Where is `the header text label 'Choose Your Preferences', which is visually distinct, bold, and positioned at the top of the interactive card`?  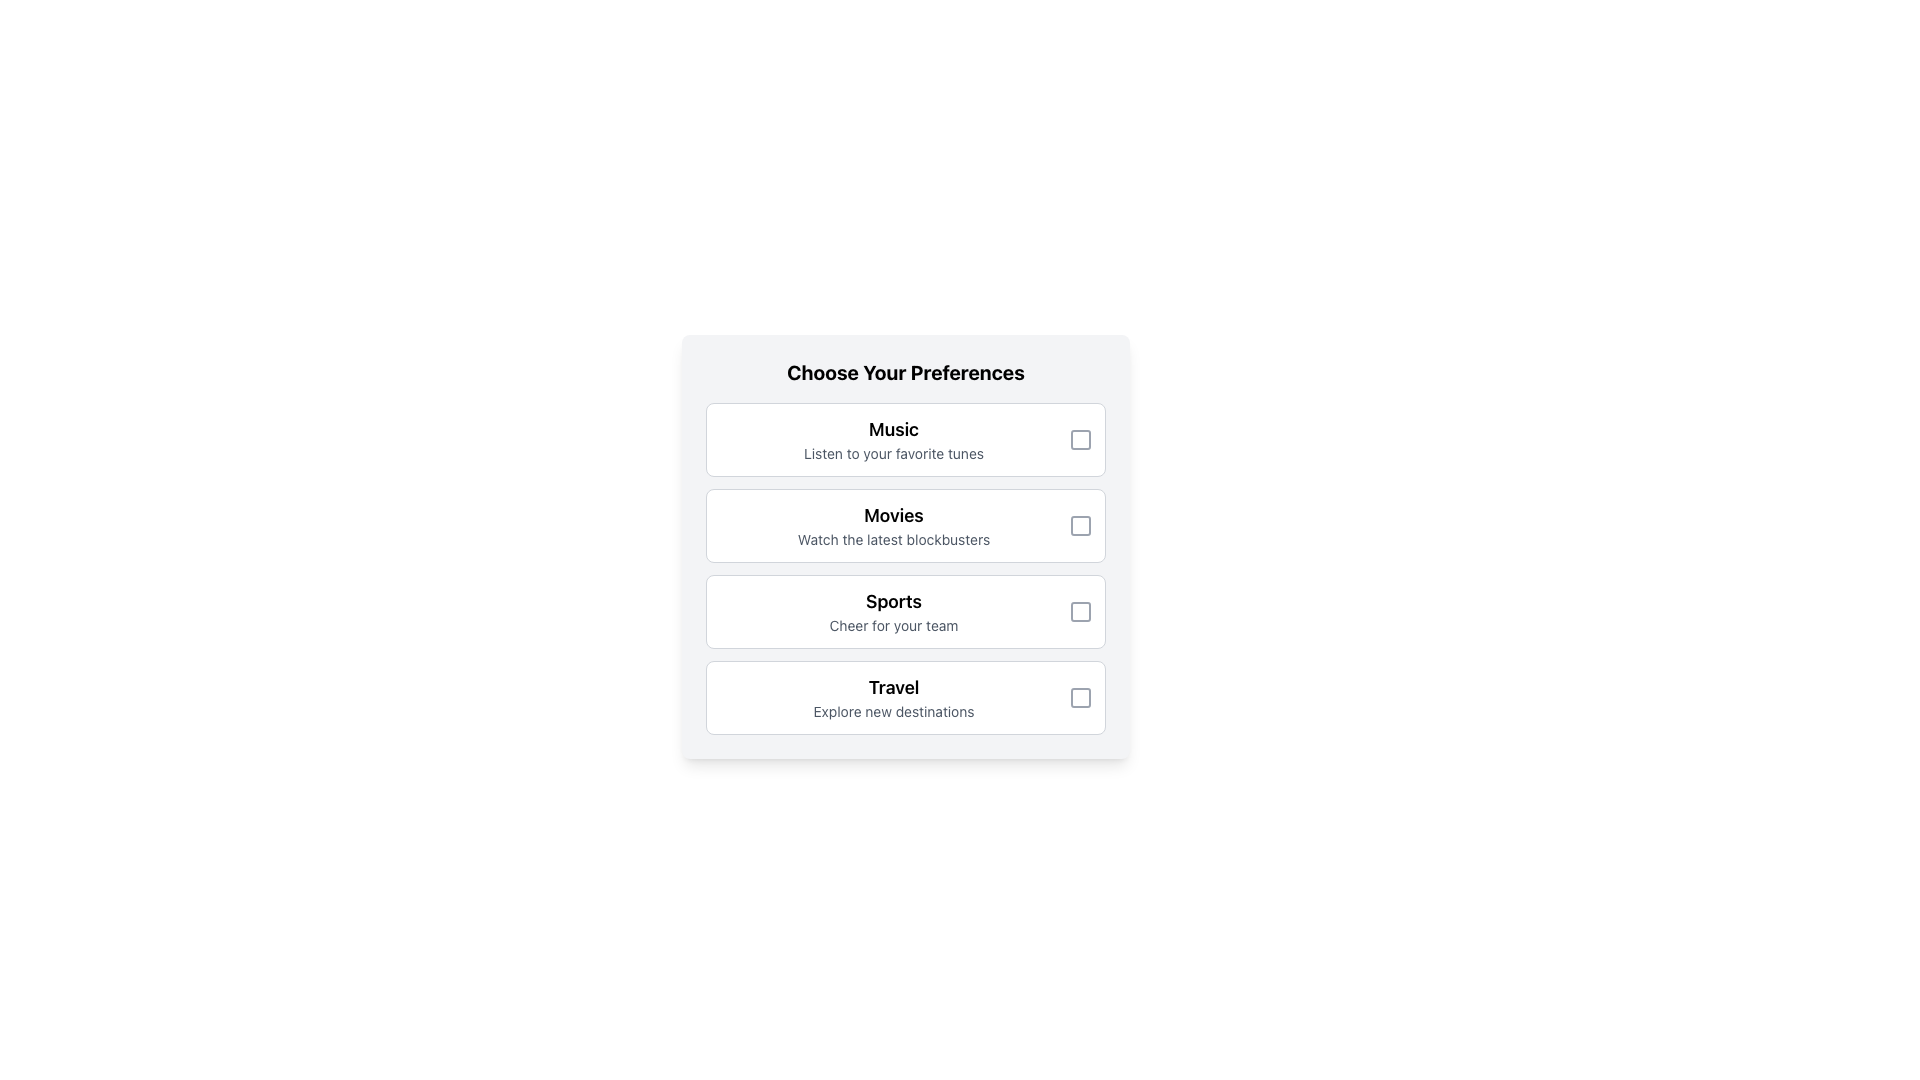 the header text label 'Choose Your Preferences', which is visually distinct, bold, and positioned at the top of the interactive card is located at coordinates (905, 373).